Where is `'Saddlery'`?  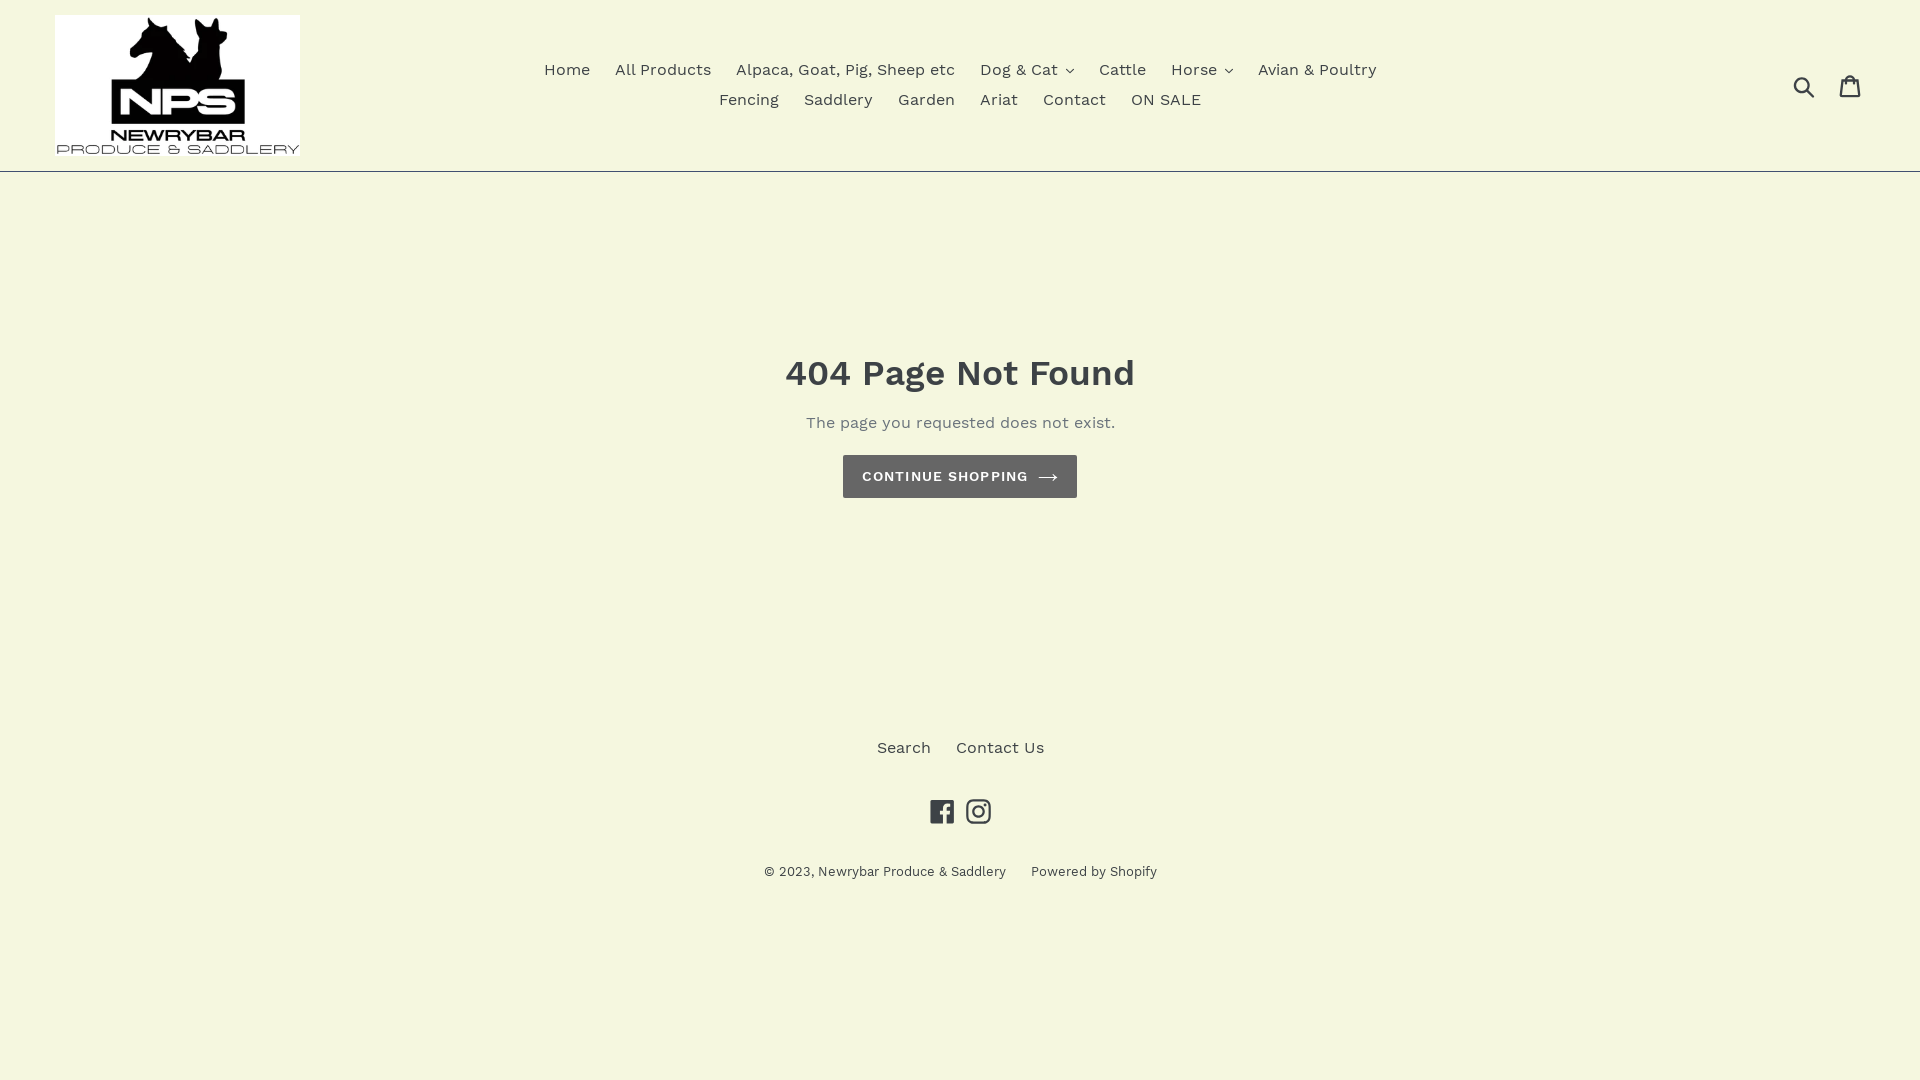
'Saddlery' is located at coordinates (838, 100).